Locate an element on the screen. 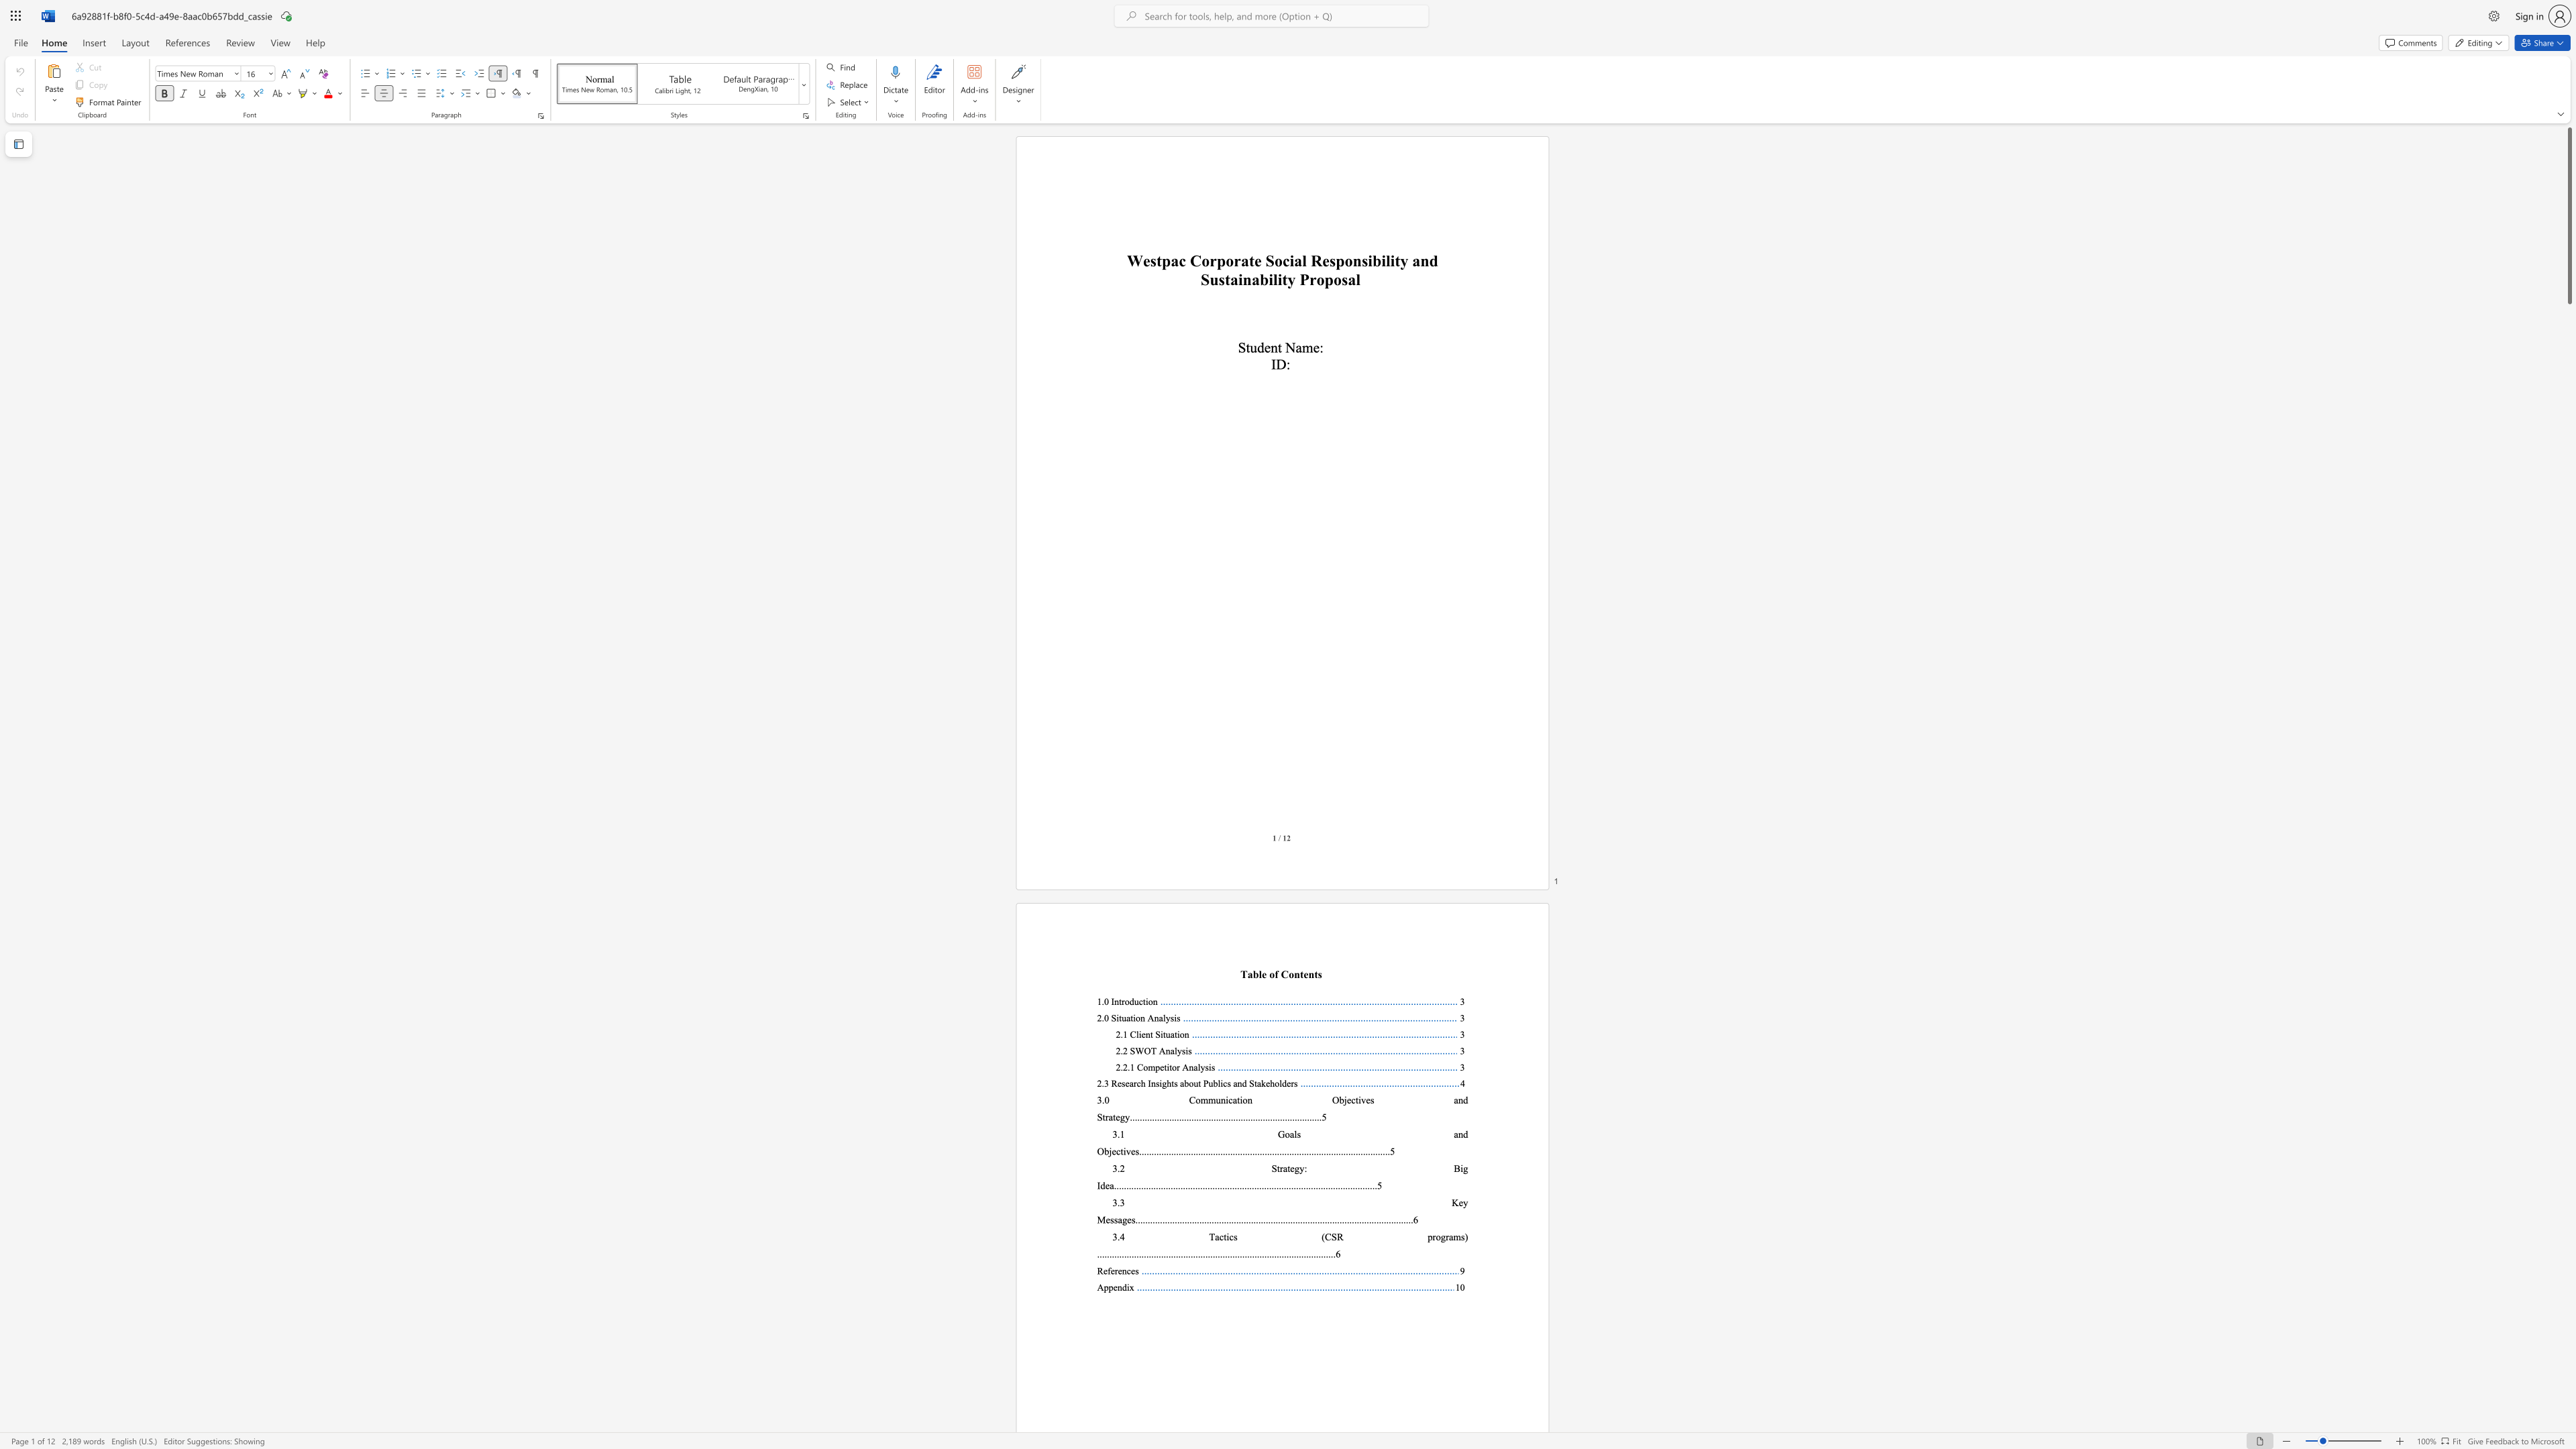  the subset text "...." within the text "........................5" is located at coordinates (1377, 1150).